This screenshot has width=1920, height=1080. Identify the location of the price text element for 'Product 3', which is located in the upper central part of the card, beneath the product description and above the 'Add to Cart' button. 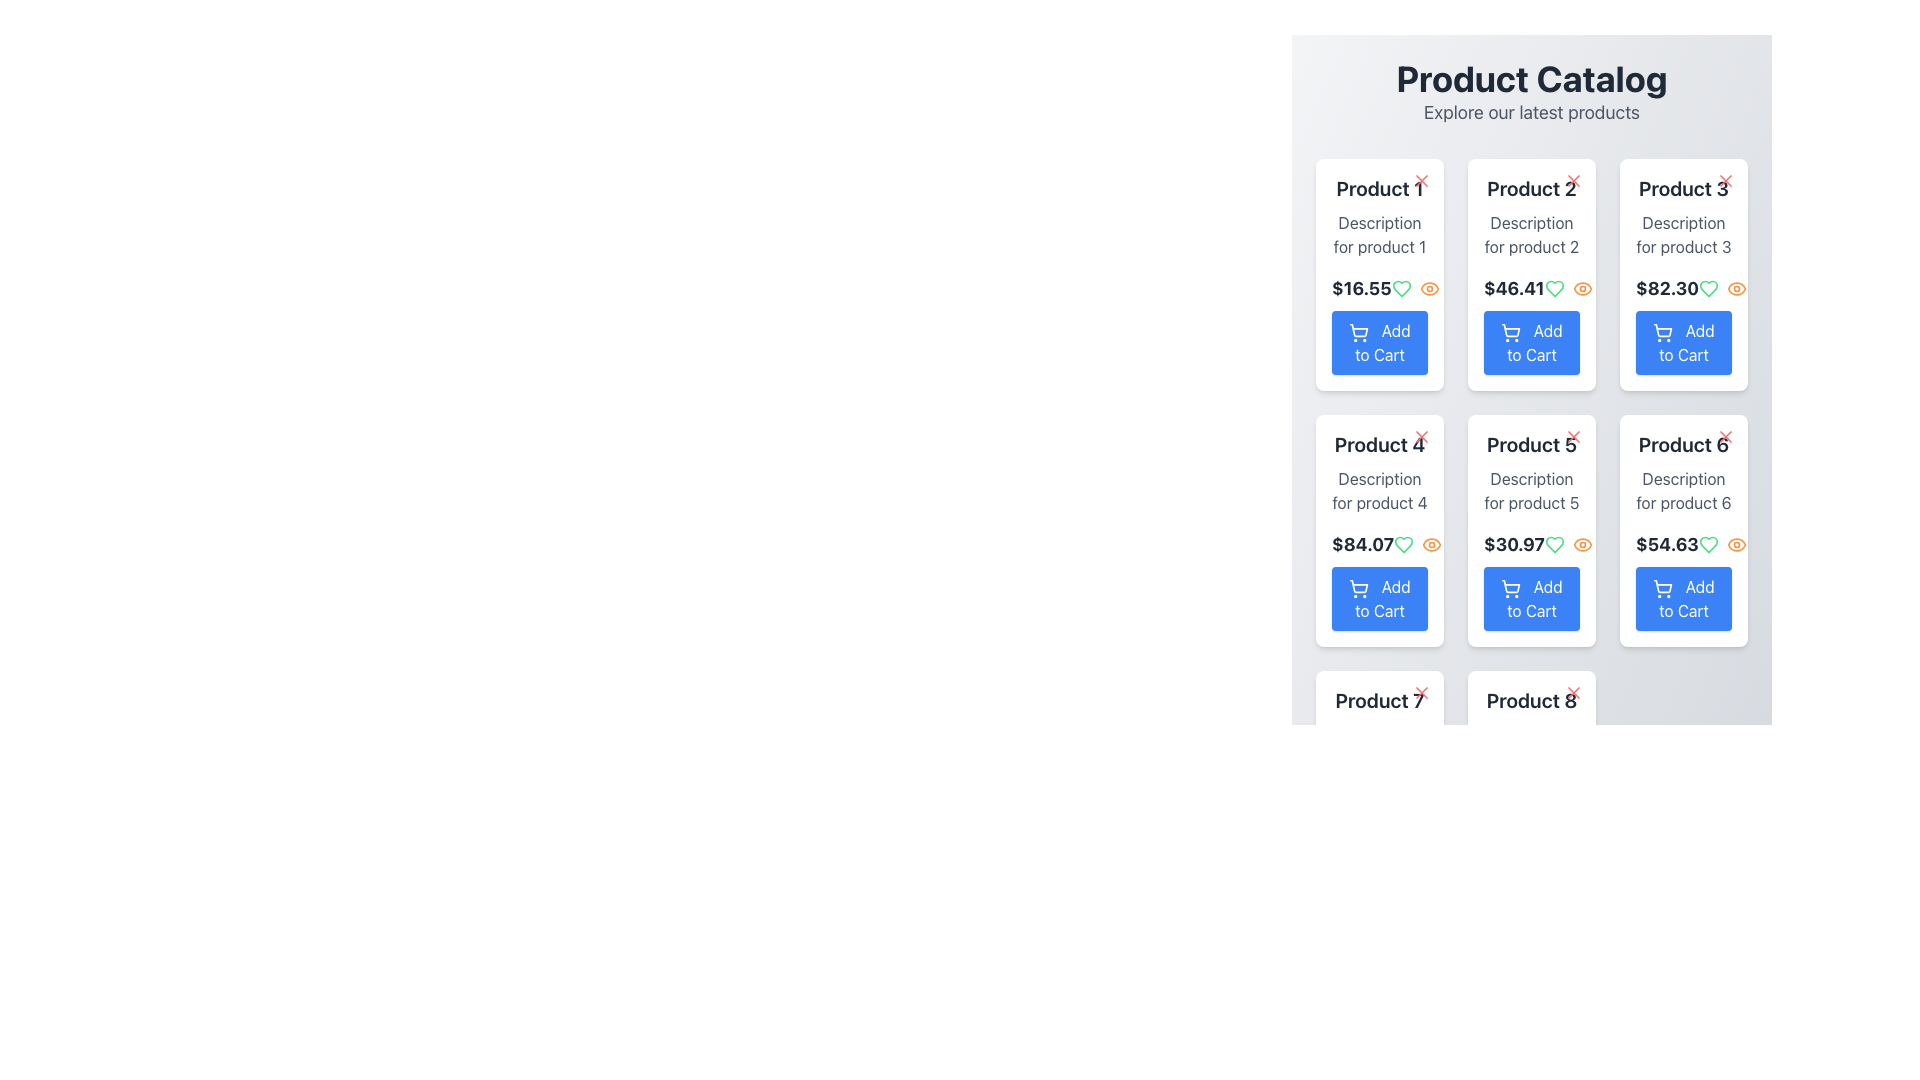
(1683, 289).